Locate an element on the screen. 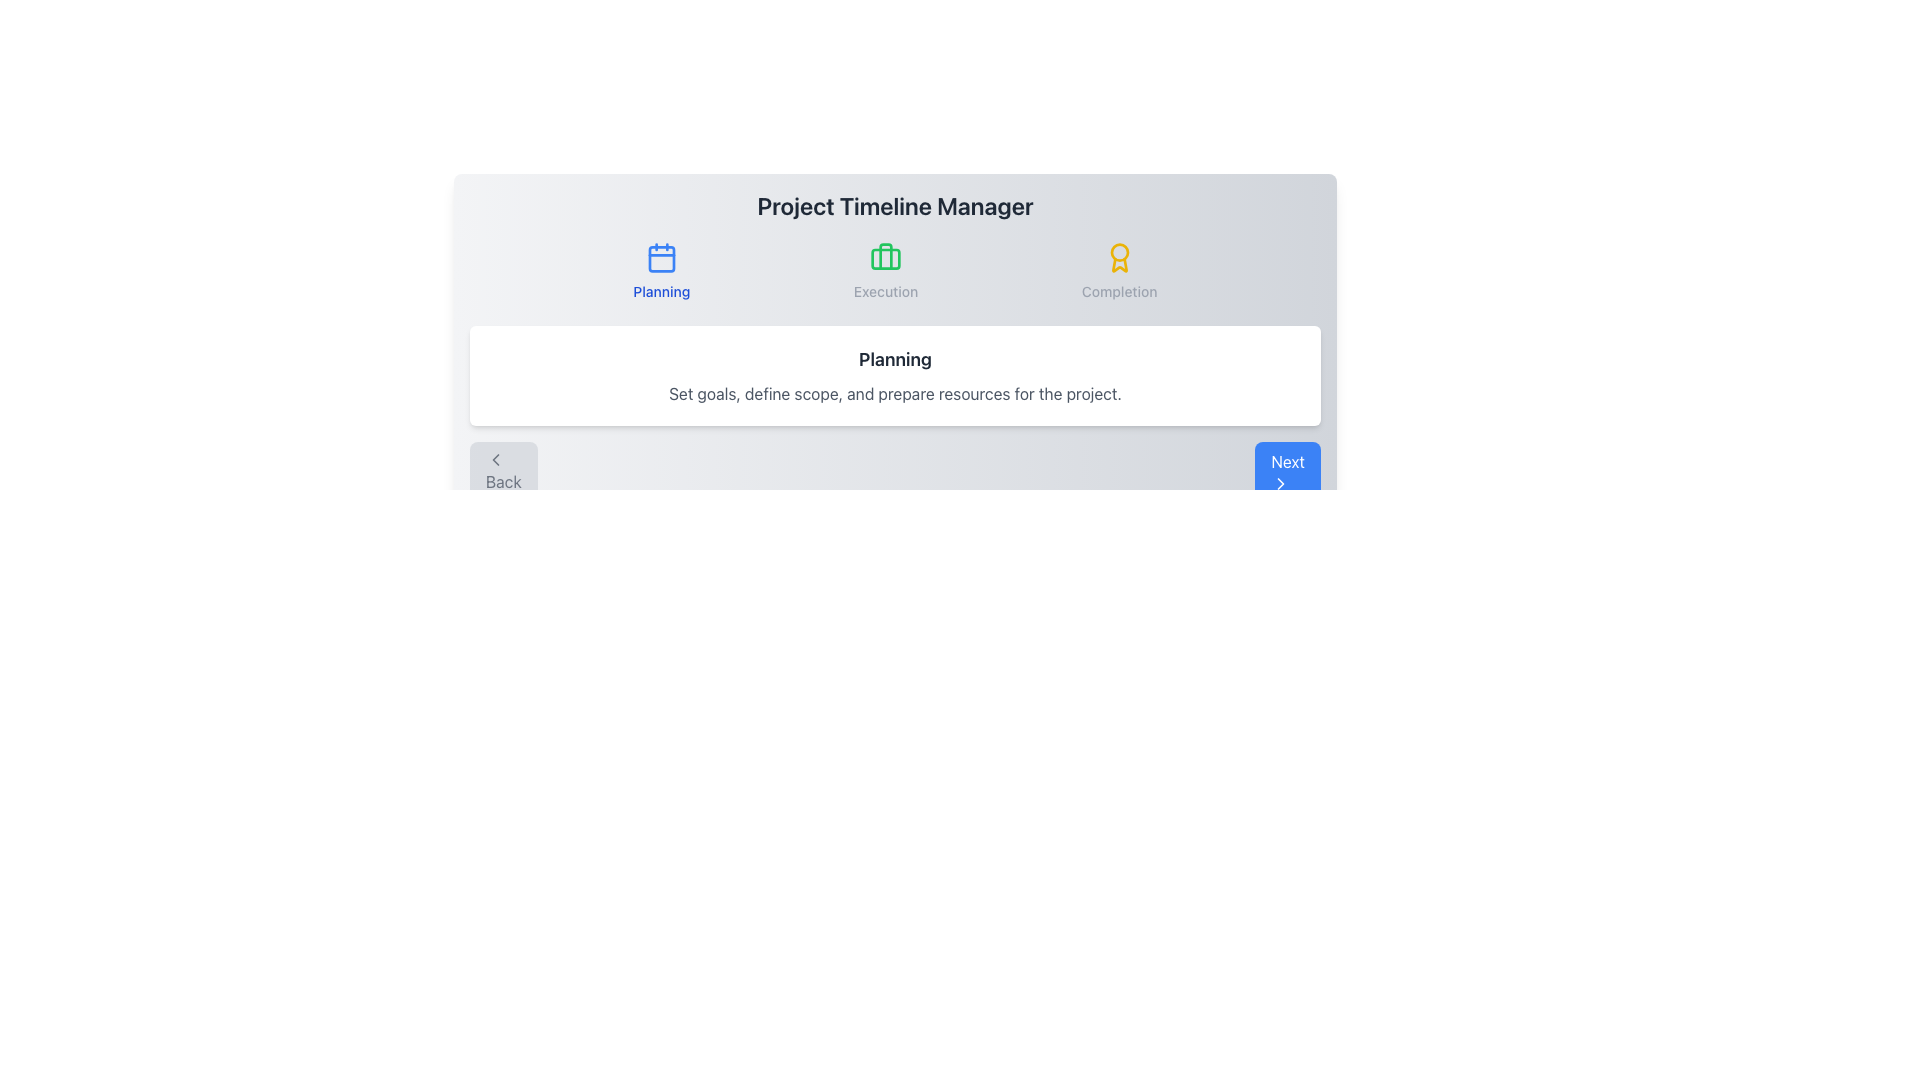 This screenshot has width=1920, height=1080. the calendar icon with a blue outline located in the 'Planning' section above the text label 'Planning' for possible interaction is located at coordinates (661, 257).